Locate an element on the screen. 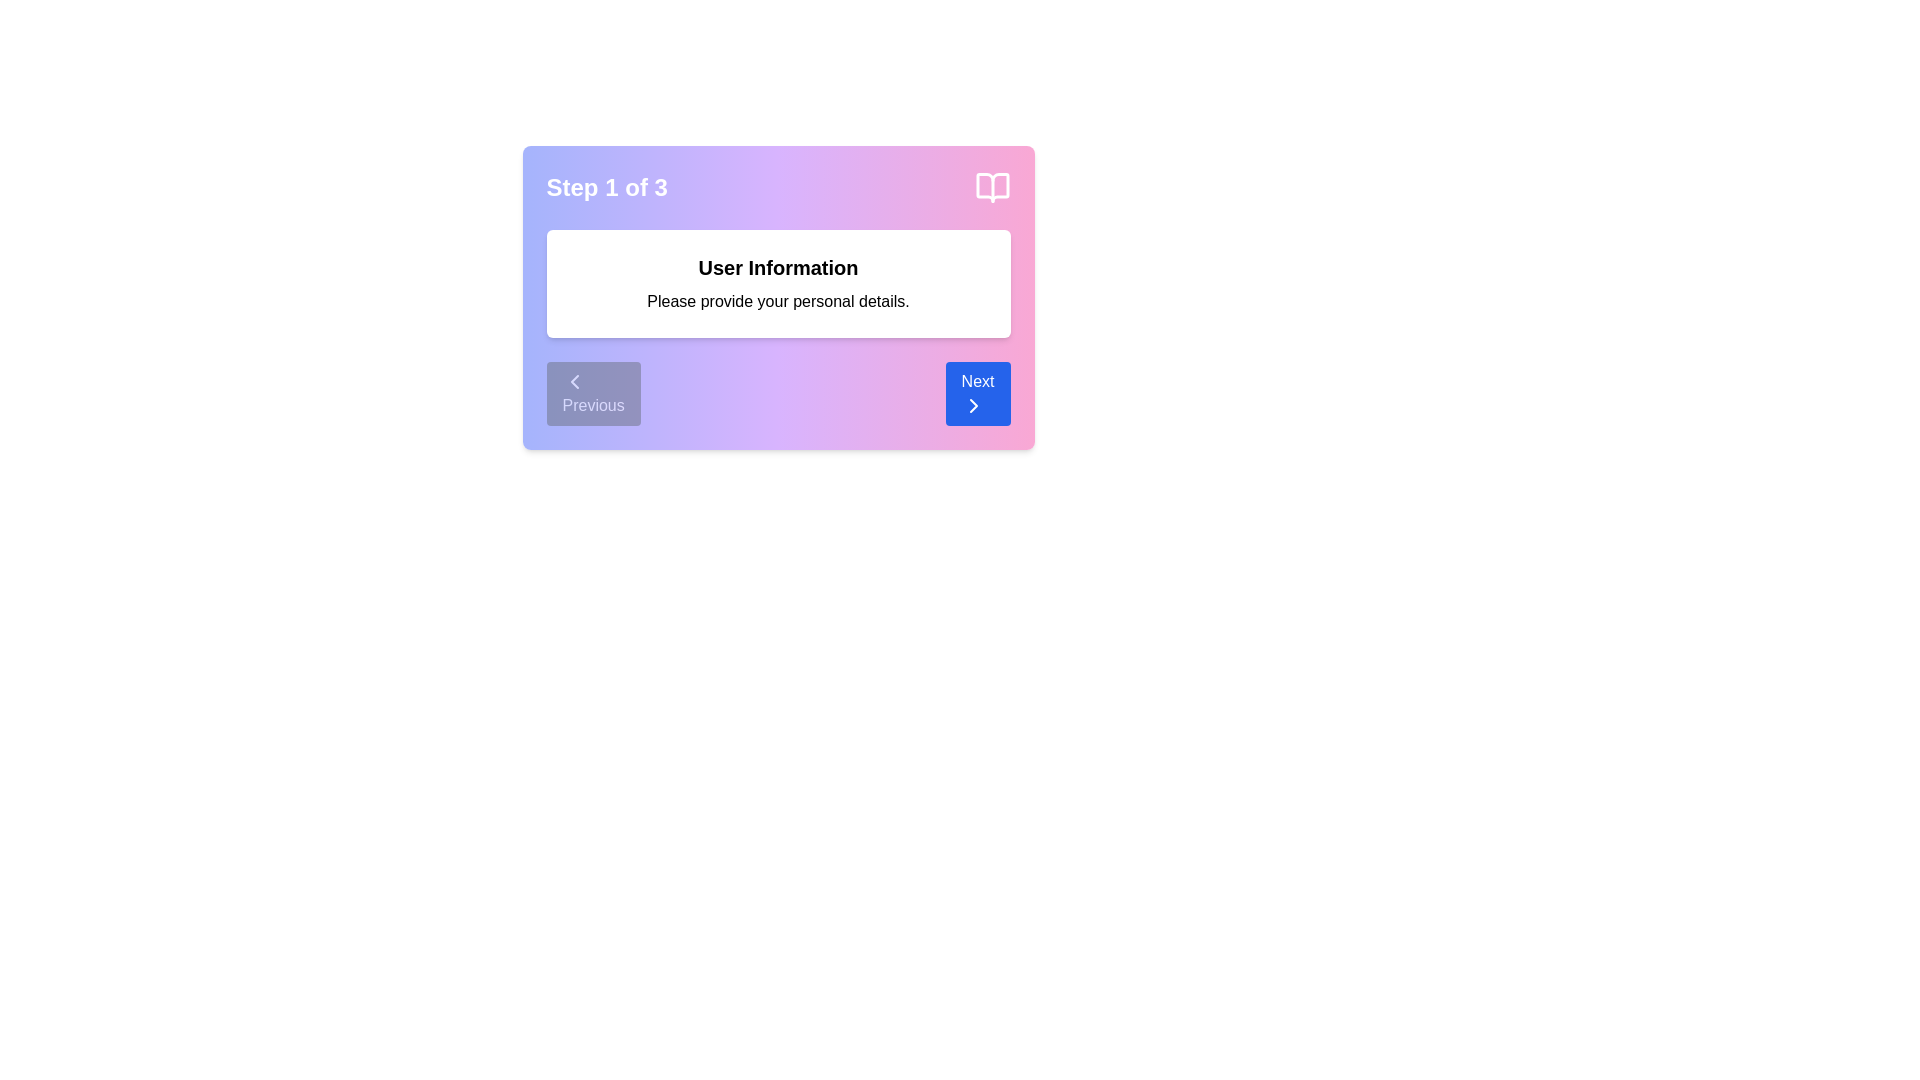  the 'Next' button to proceed to the next step is located at coordinates (978, 393).